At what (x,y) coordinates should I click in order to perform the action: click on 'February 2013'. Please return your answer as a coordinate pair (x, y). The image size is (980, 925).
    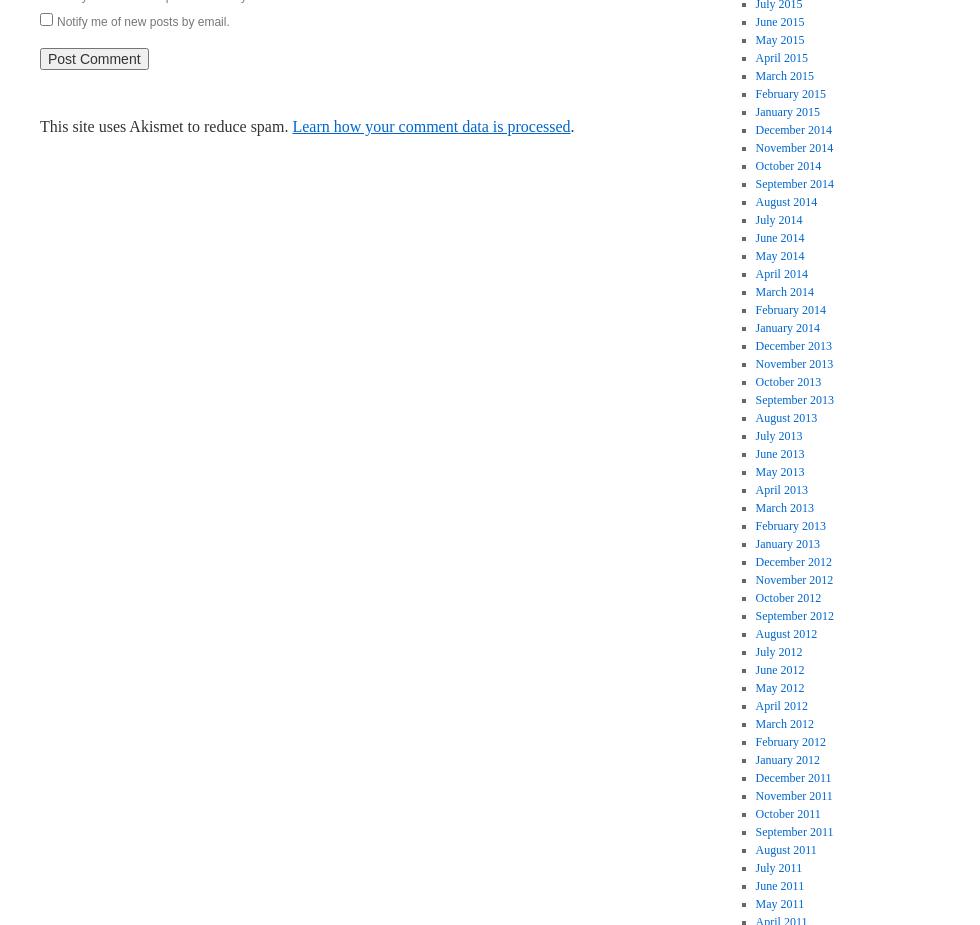
    Looking at the image, I should click on (789, 525).